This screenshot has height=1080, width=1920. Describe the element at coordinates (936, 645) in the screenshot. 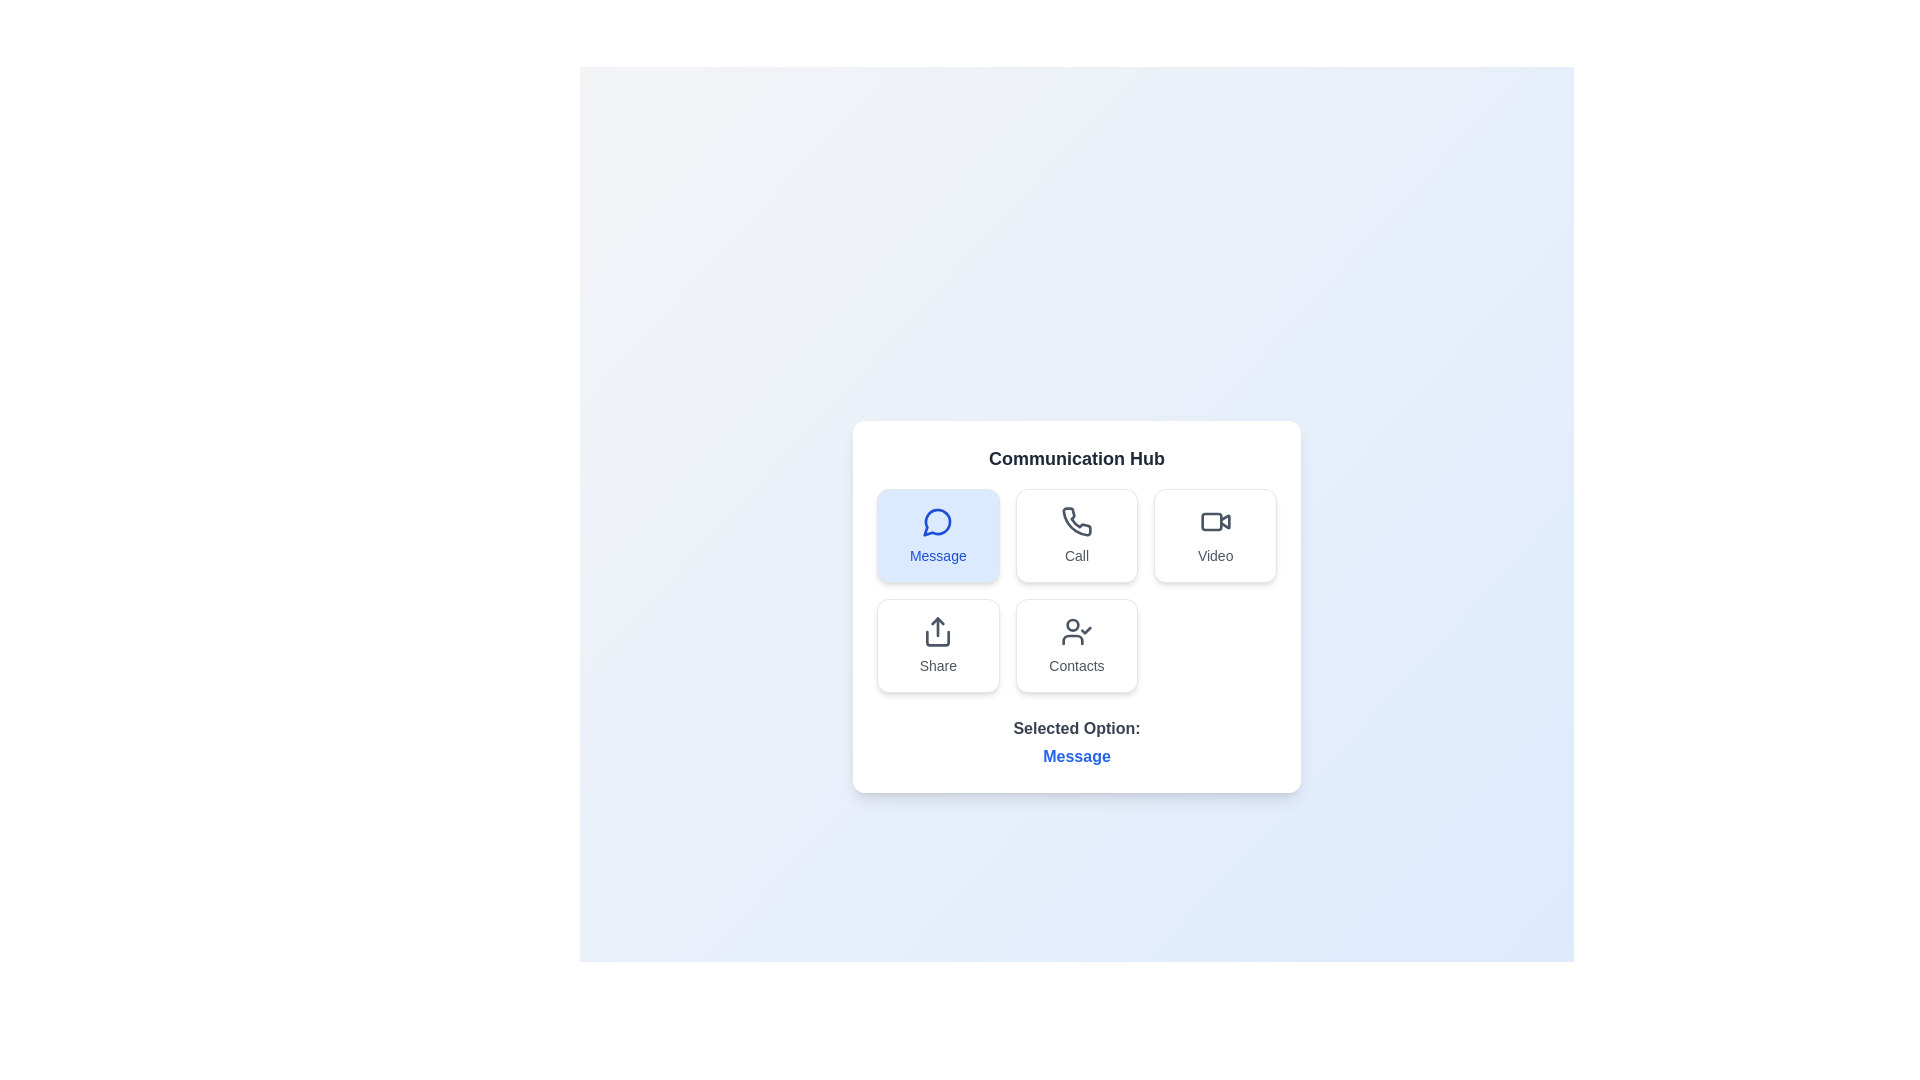

I see `the communication option Share by clicking on its respective button` at that location.